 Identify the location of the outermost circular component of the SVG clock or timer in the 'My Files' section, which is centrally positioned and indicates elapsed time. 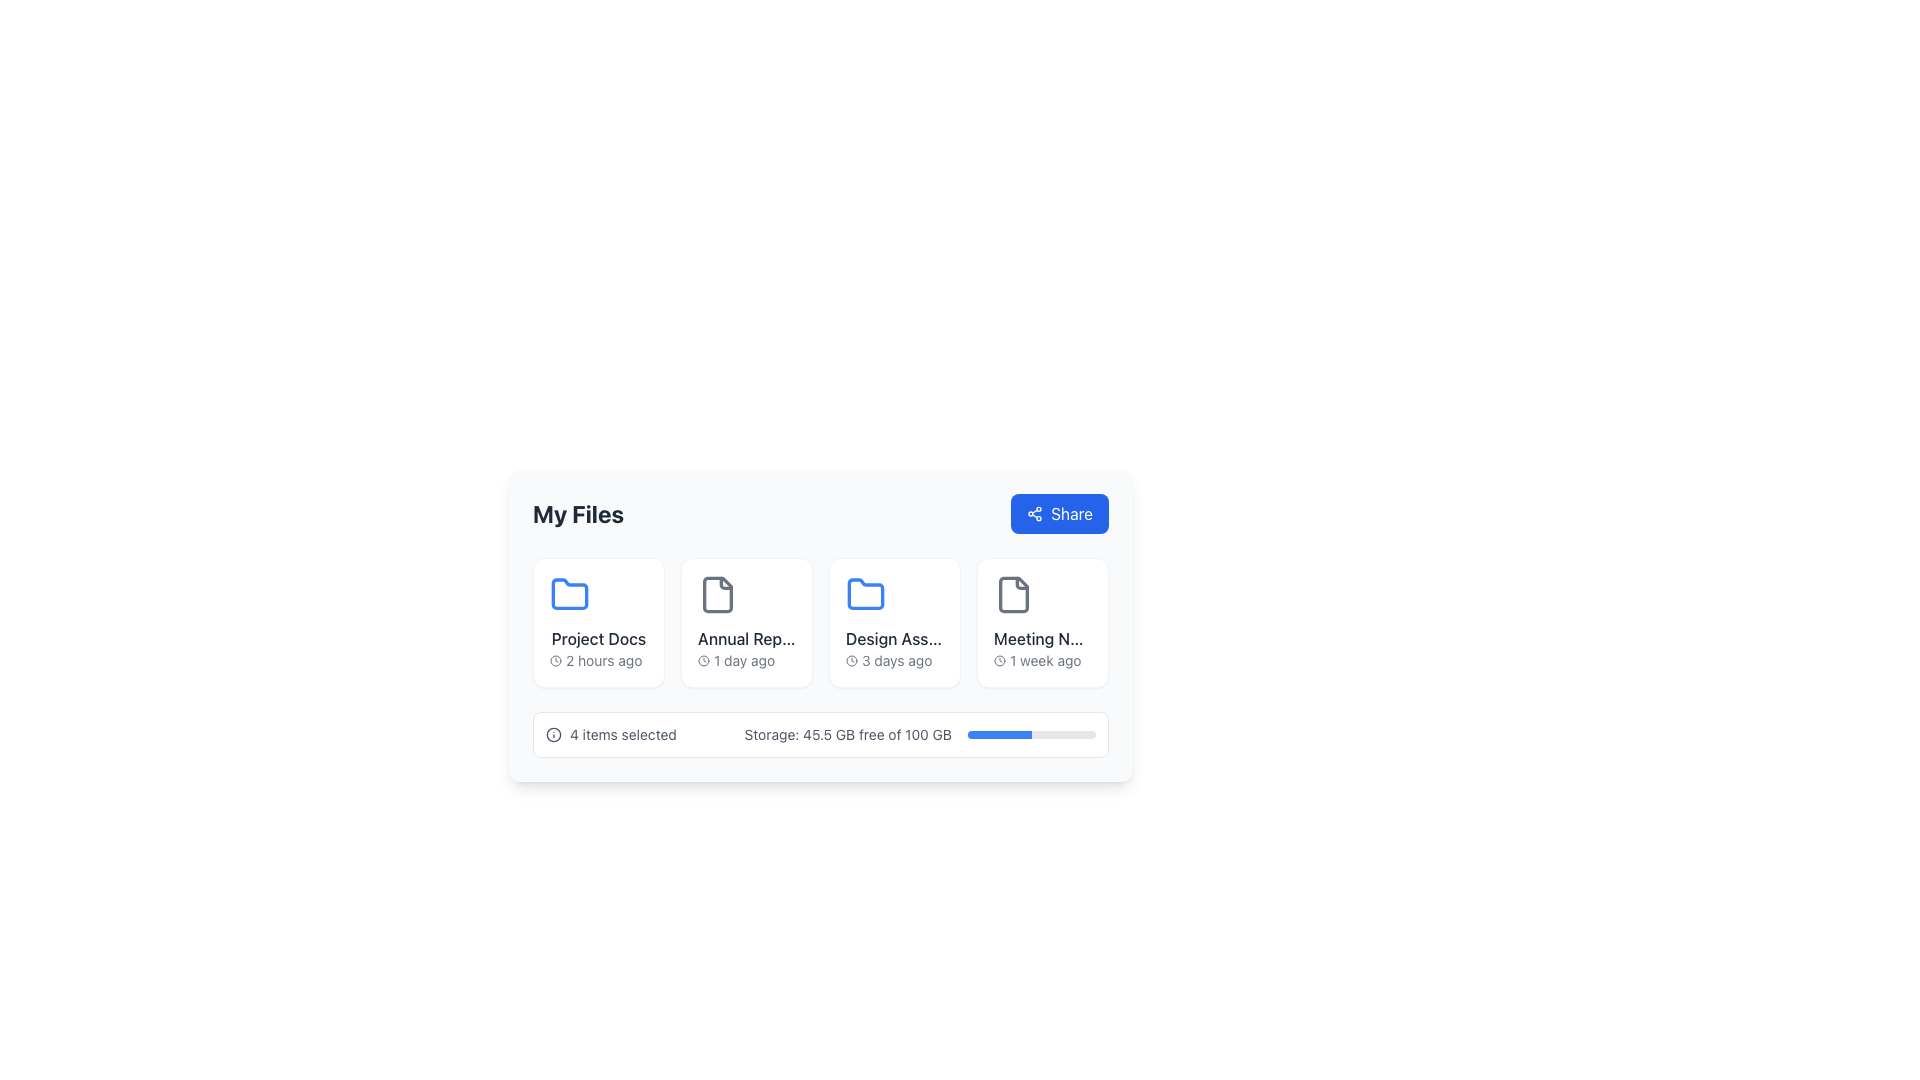
(556, 660).